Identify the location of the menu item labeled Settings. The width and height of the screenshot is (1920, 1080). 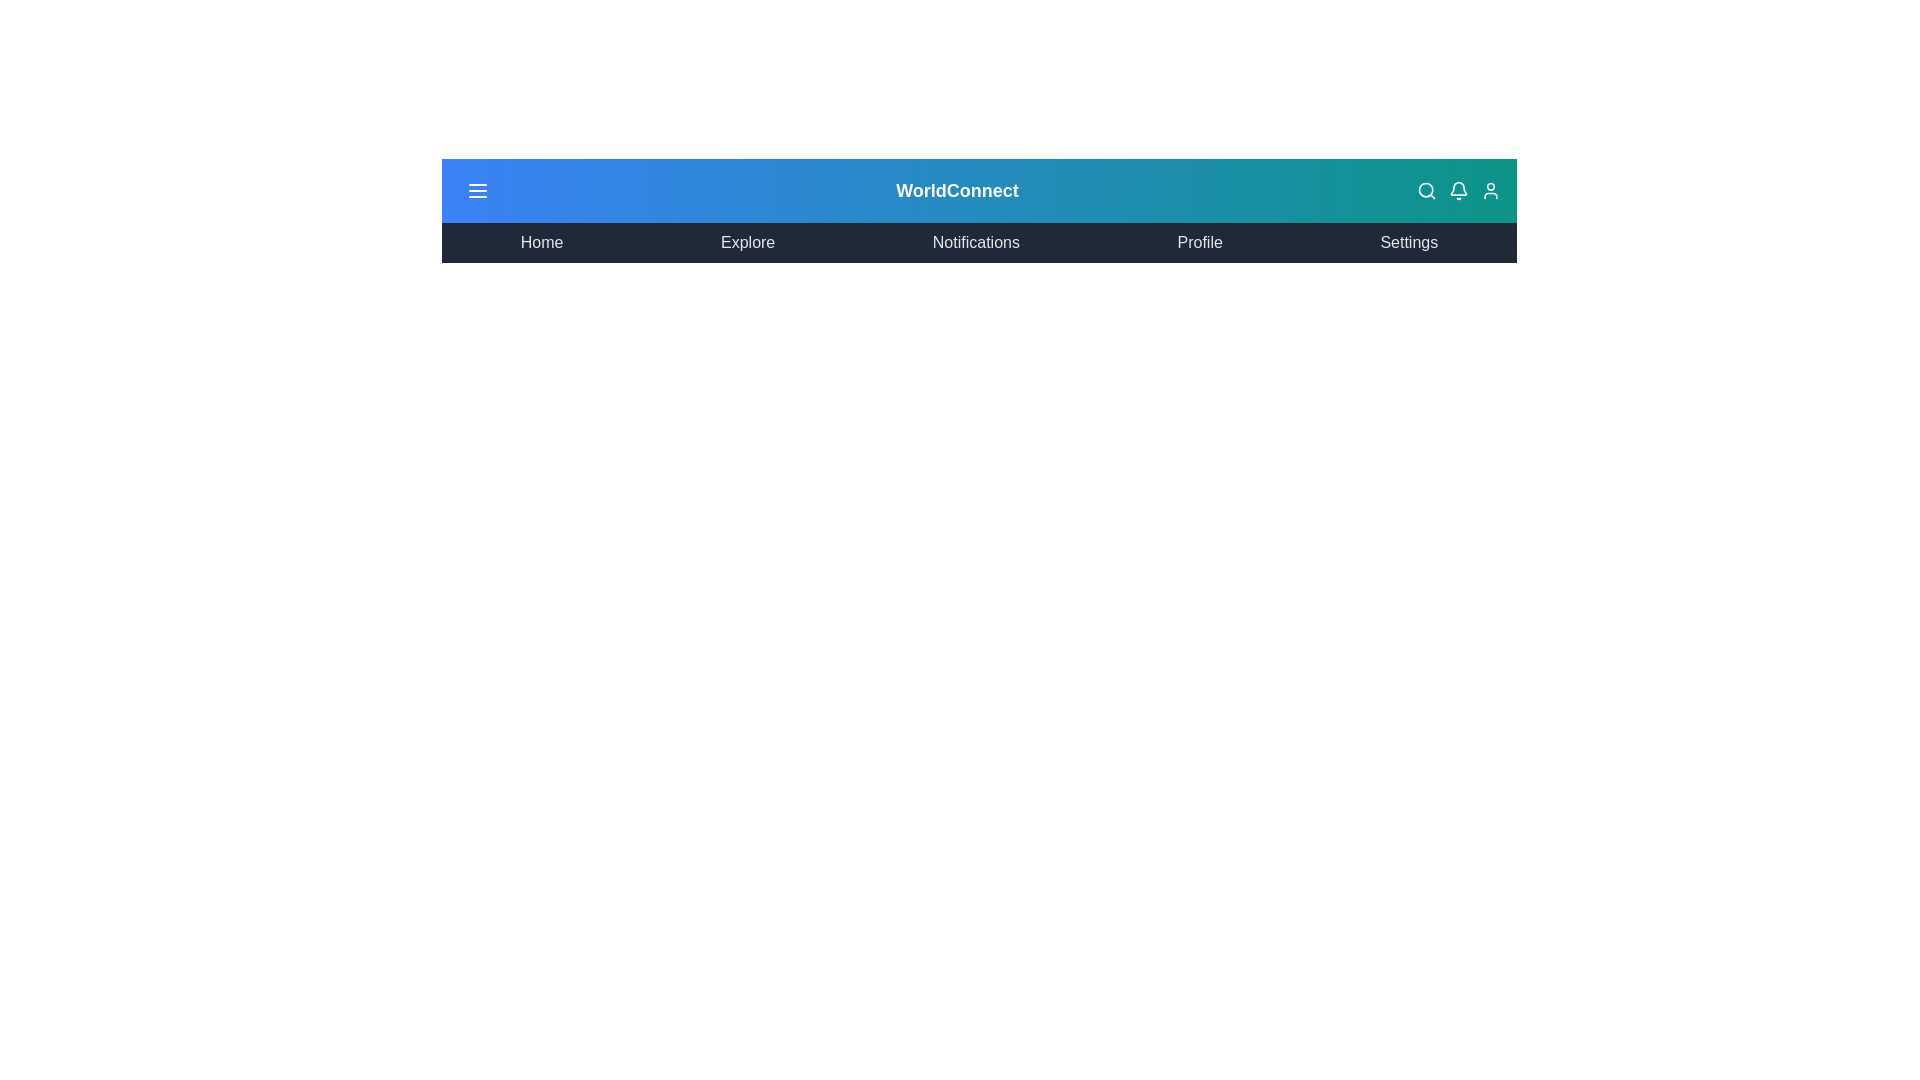
(1408, 242).